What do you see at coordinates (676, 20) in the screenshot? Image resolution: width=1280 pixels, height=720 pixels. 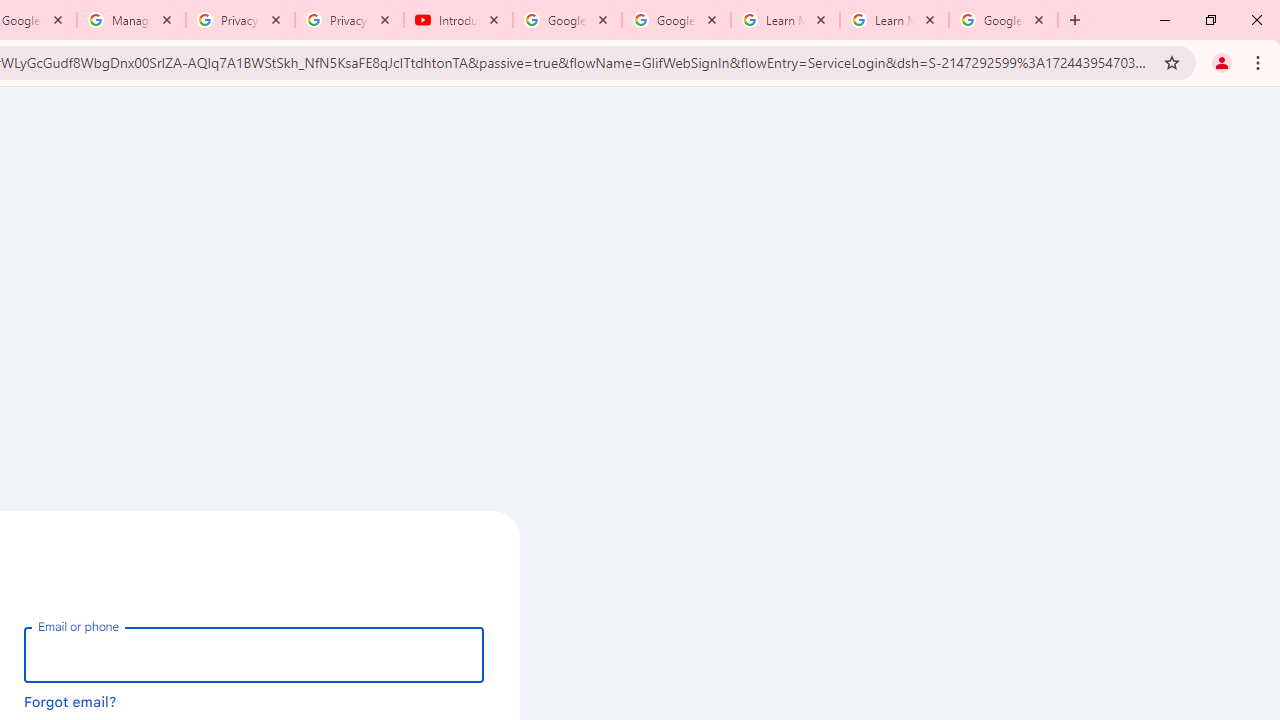 I see `'Google Account Help'` at bounding box center [676, 20].